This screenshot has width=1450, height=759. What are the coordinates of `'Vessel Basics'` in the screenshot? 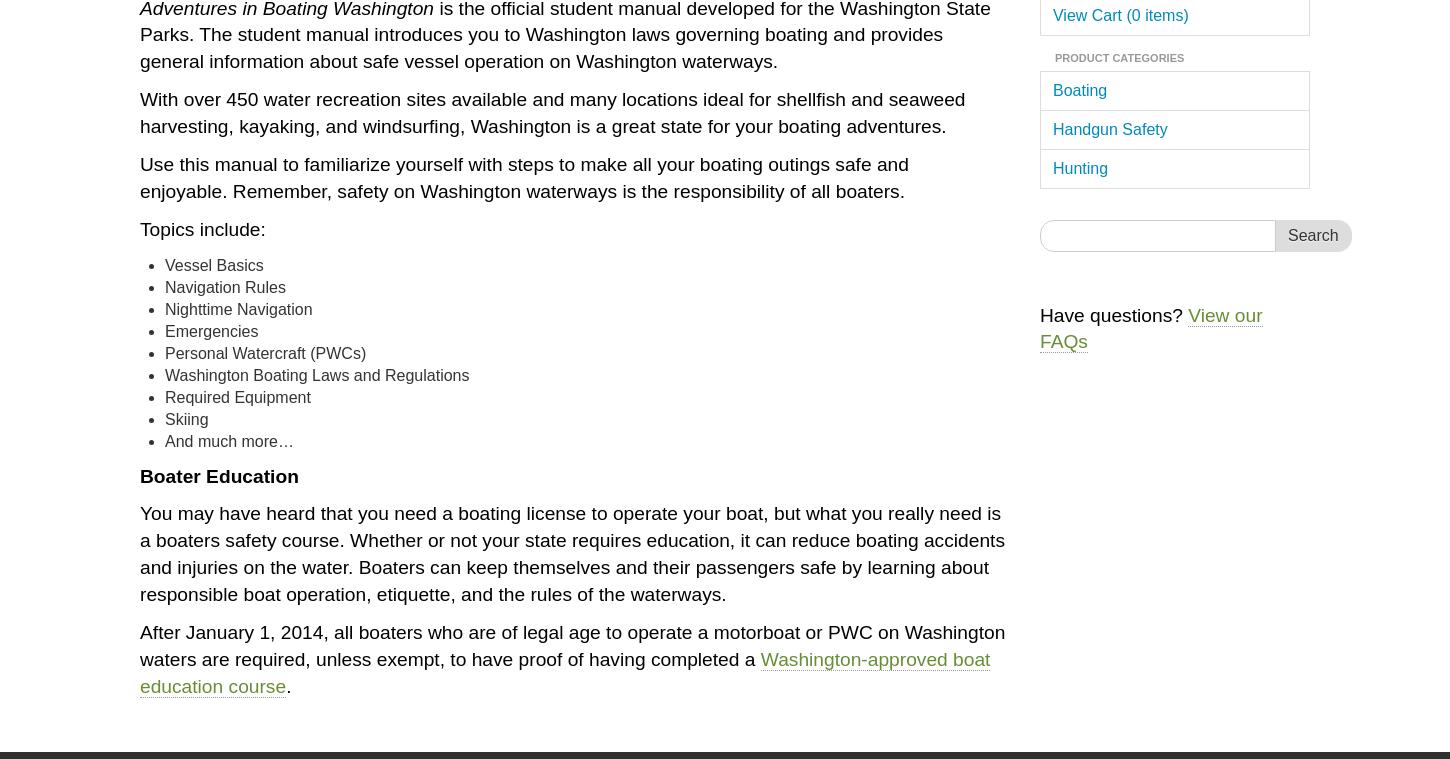 It's located at (213, 263).